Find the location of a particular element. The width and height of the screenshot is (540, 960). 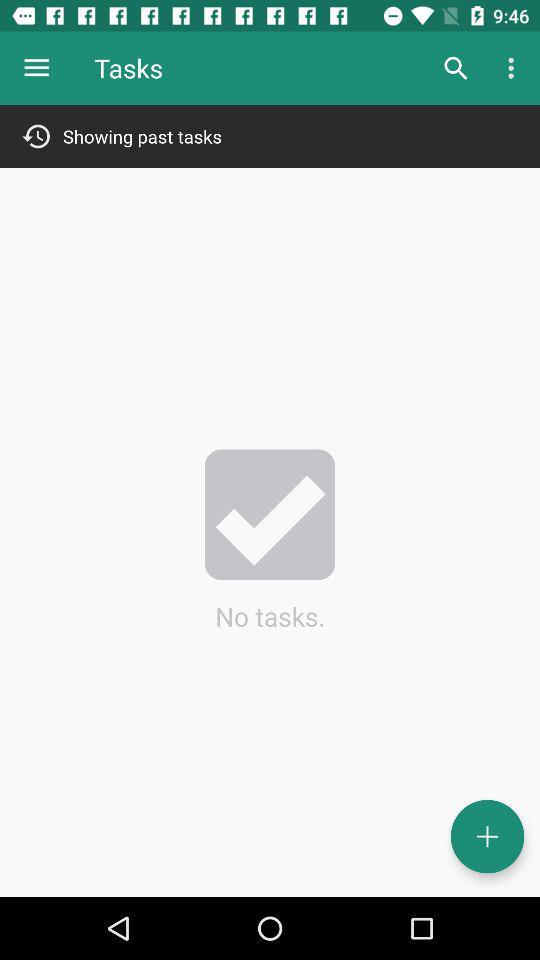

new task button is located at coordinates (486, 836).